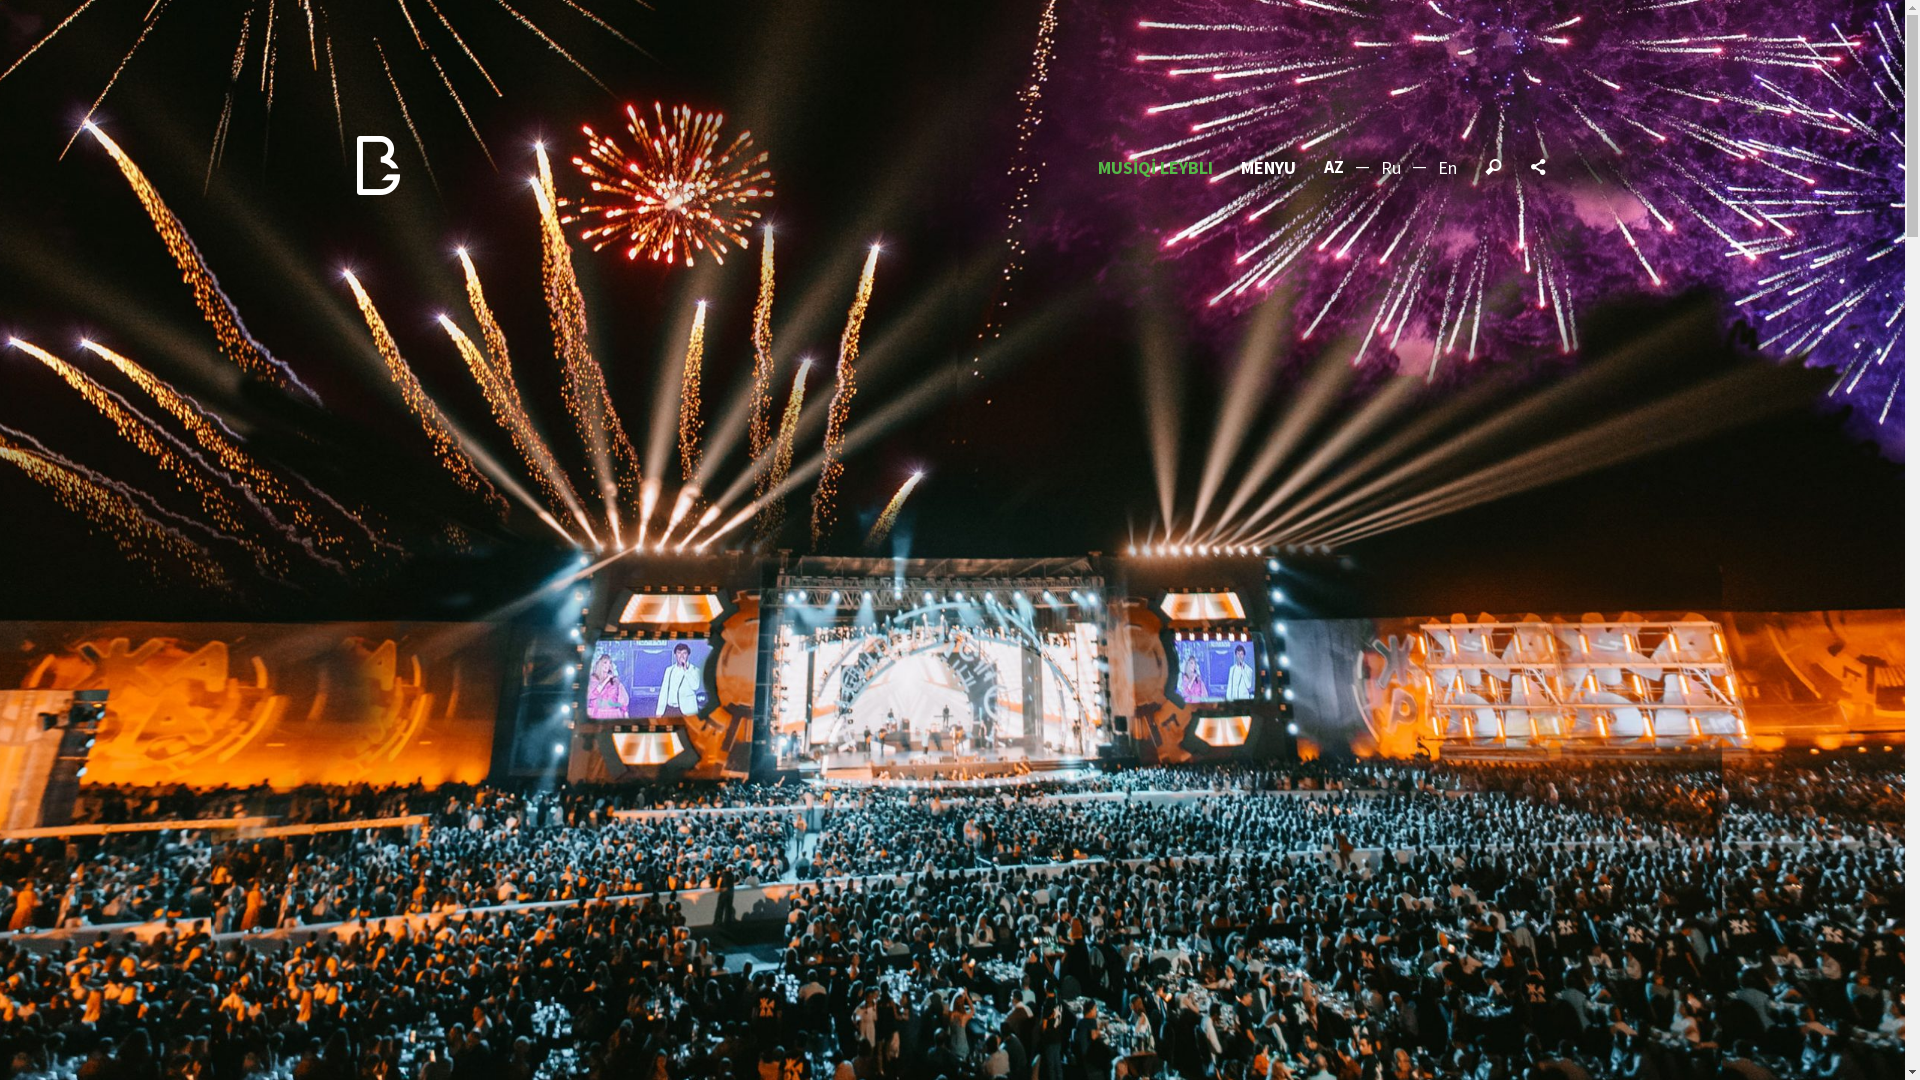  Describe the element at coordinates (1267, 167) in the screenshot. I see `'MENYU'` at that location.